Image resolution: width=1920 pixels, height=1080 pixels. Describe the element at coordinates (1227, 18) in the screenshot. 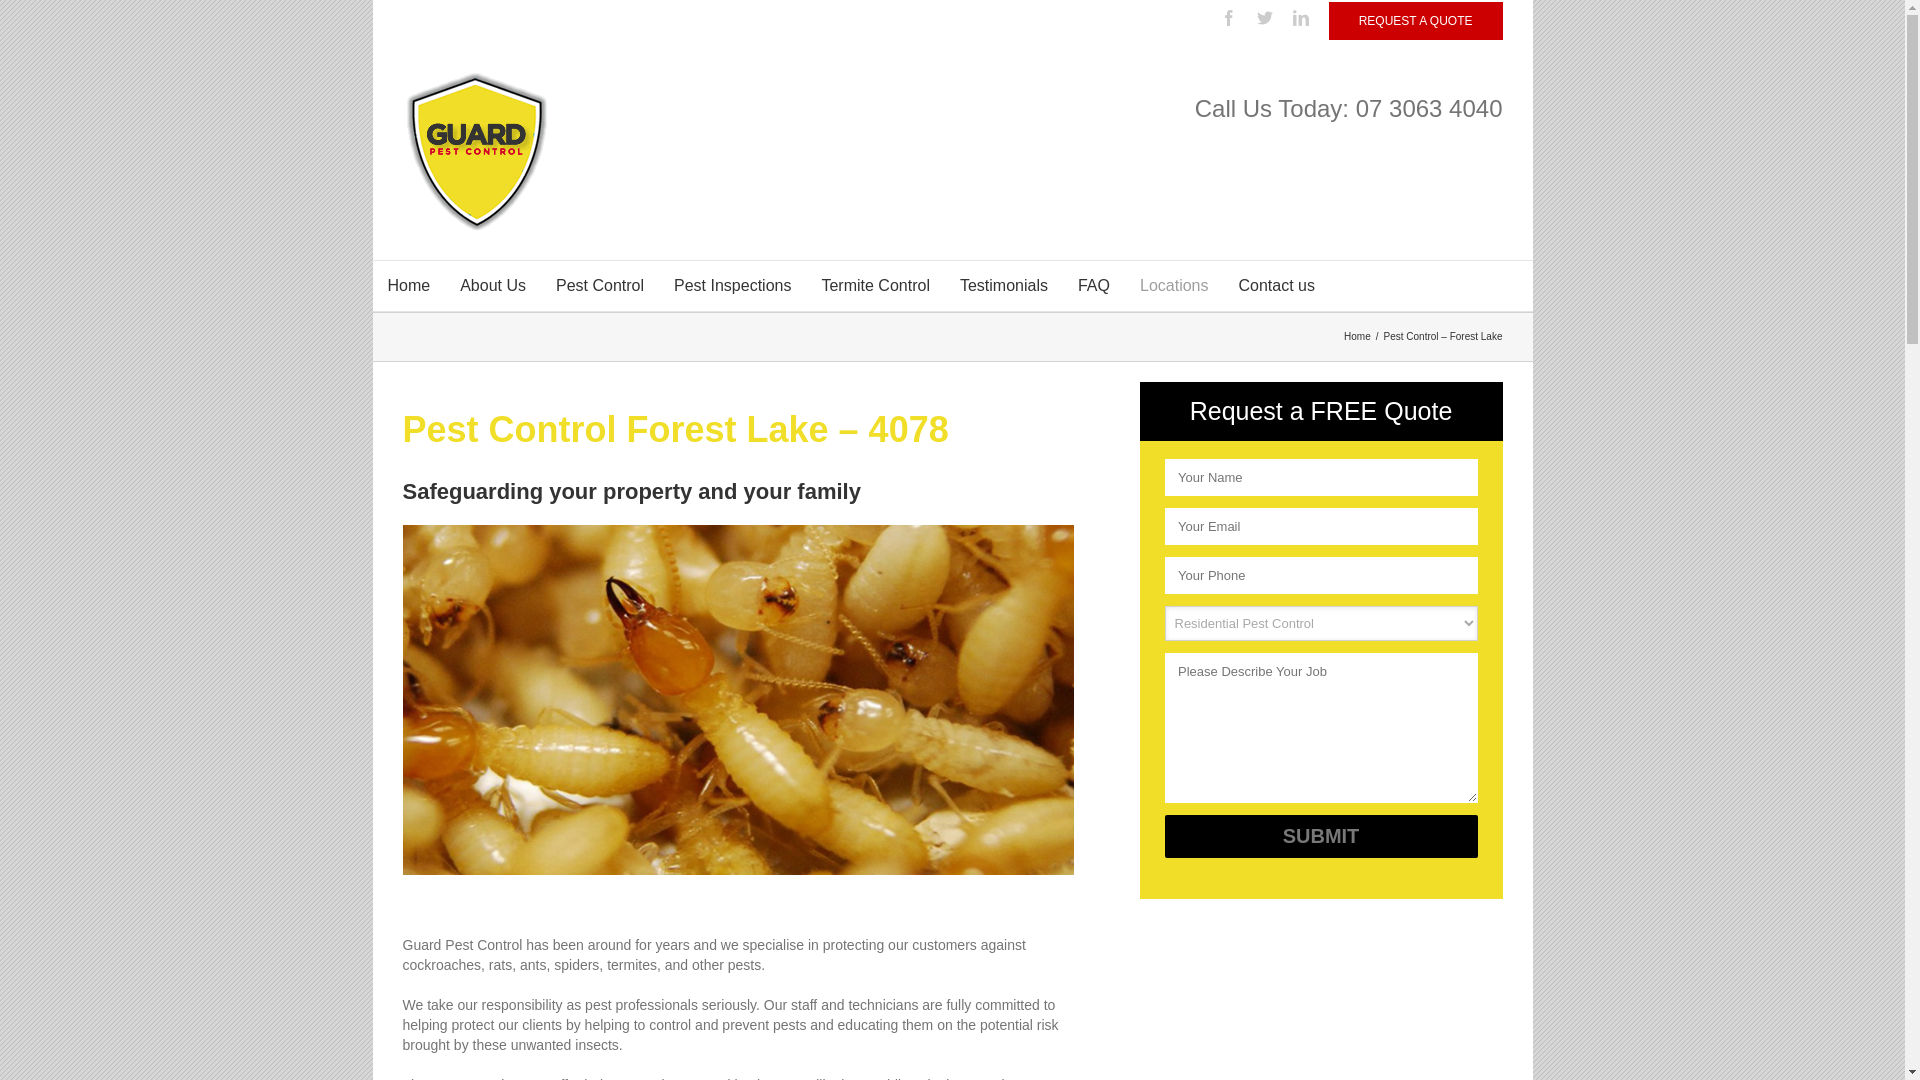

I see `'Facebook'` at that location.